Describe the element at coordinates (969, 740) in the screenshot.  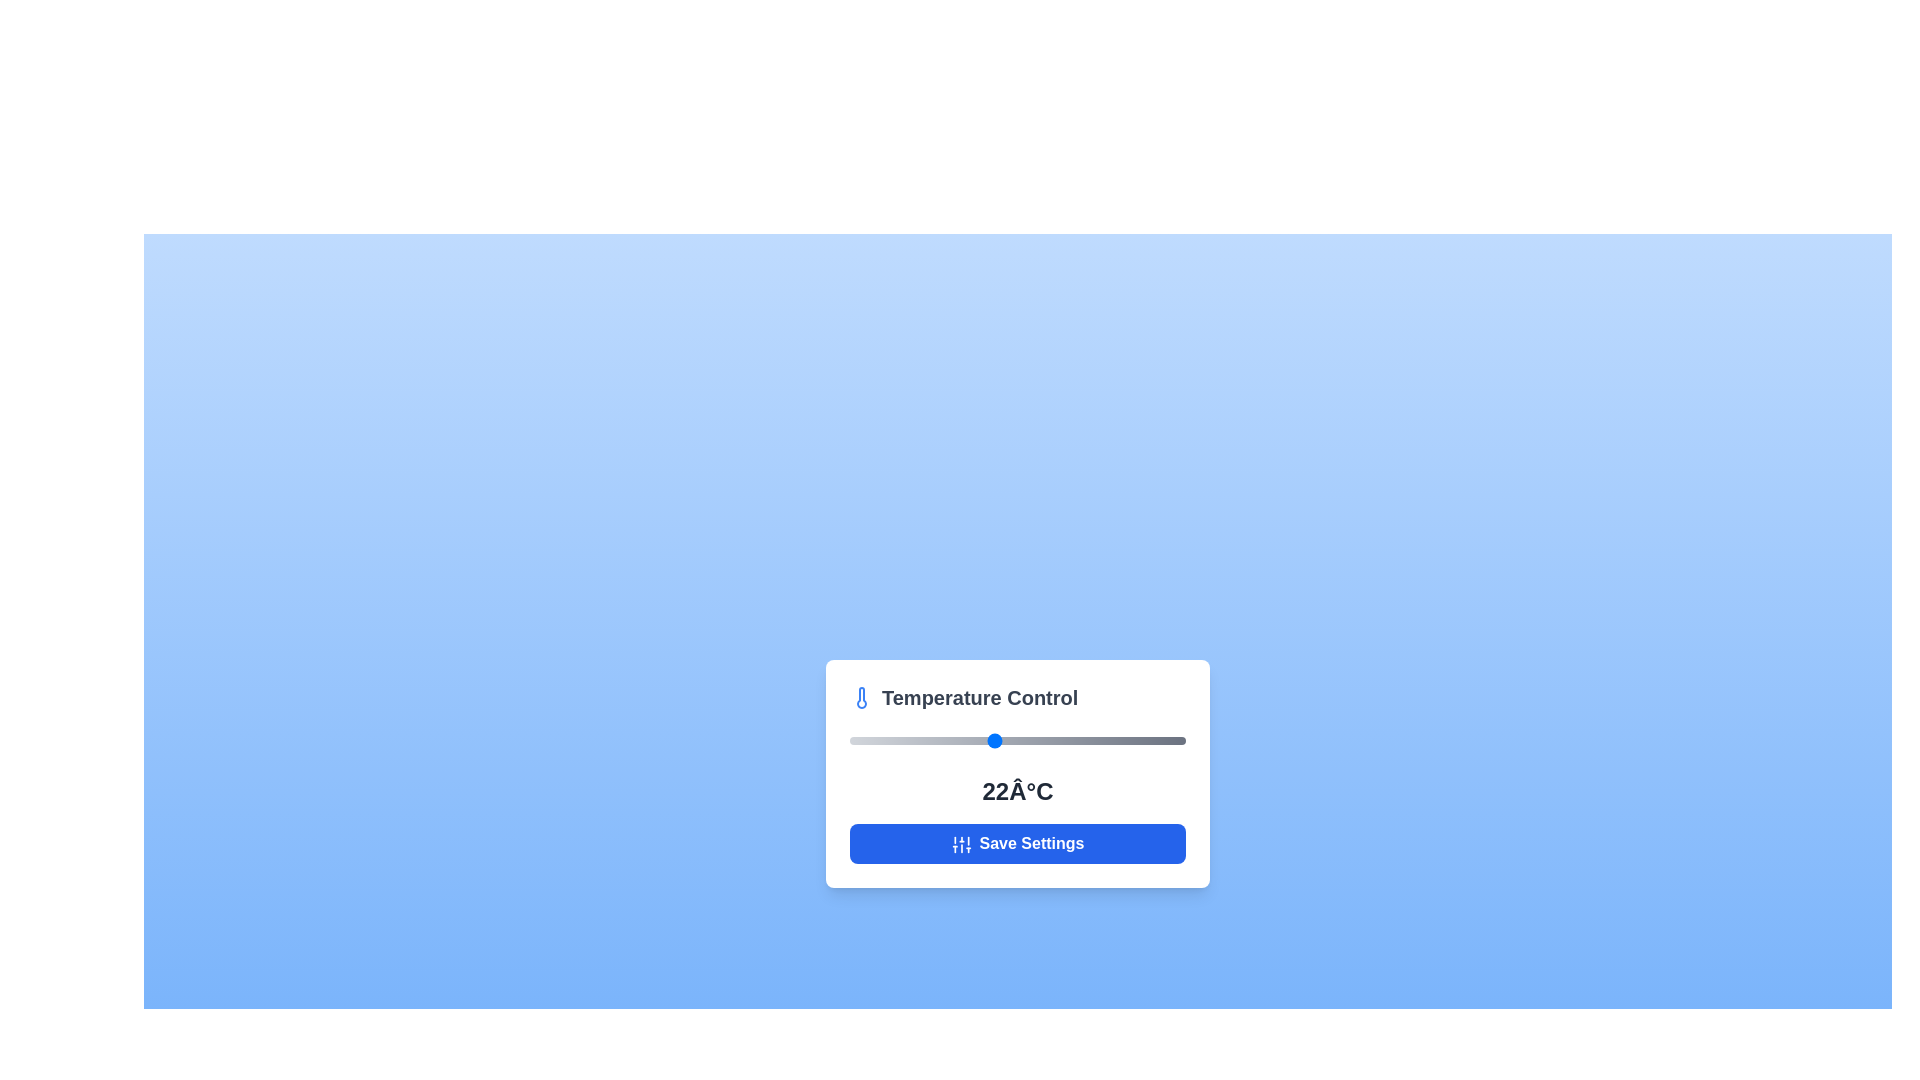
I see `the temperature slider to 21°C` at that location.